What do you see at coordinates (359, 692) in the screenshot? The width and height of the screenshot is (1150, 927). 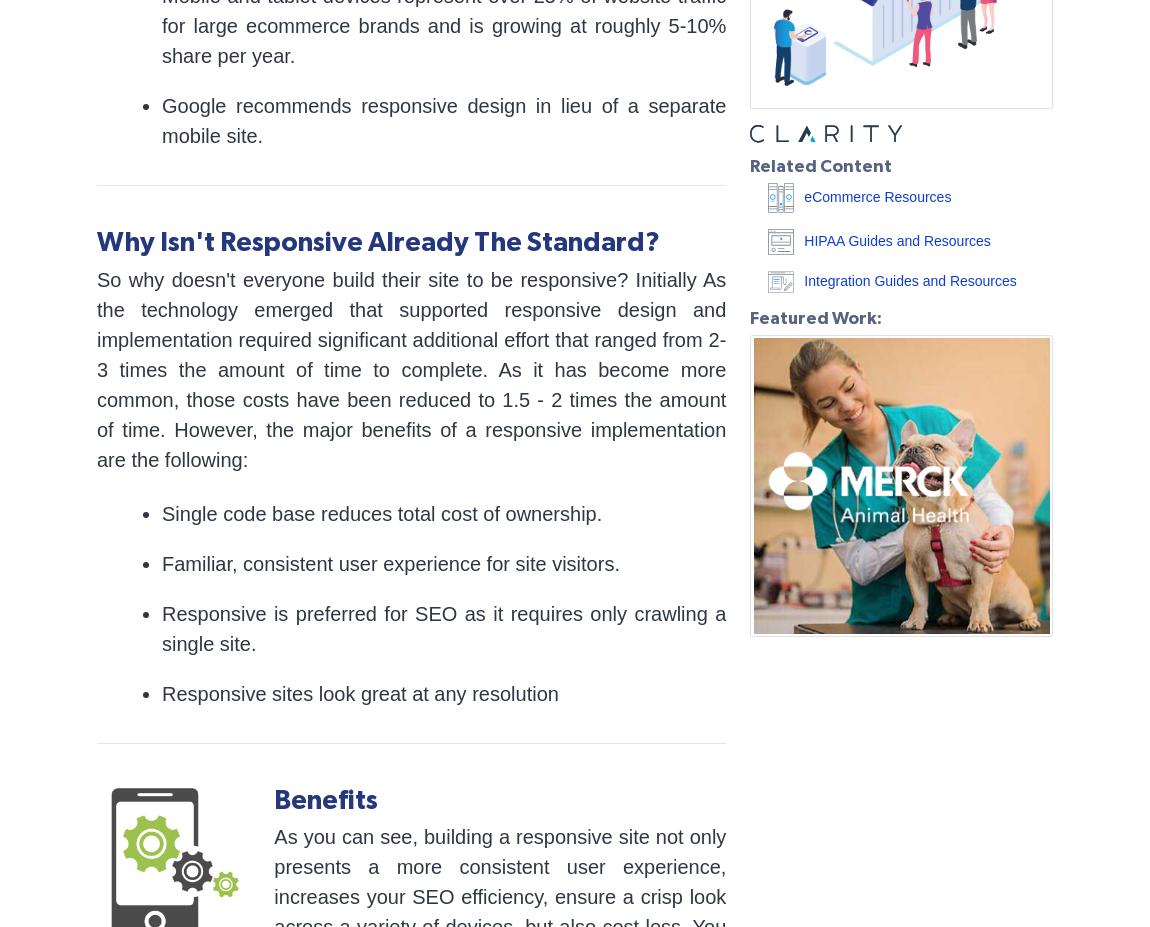 I see `'Responsive sites look great at any resolution'` at bounding box center [359, 692].